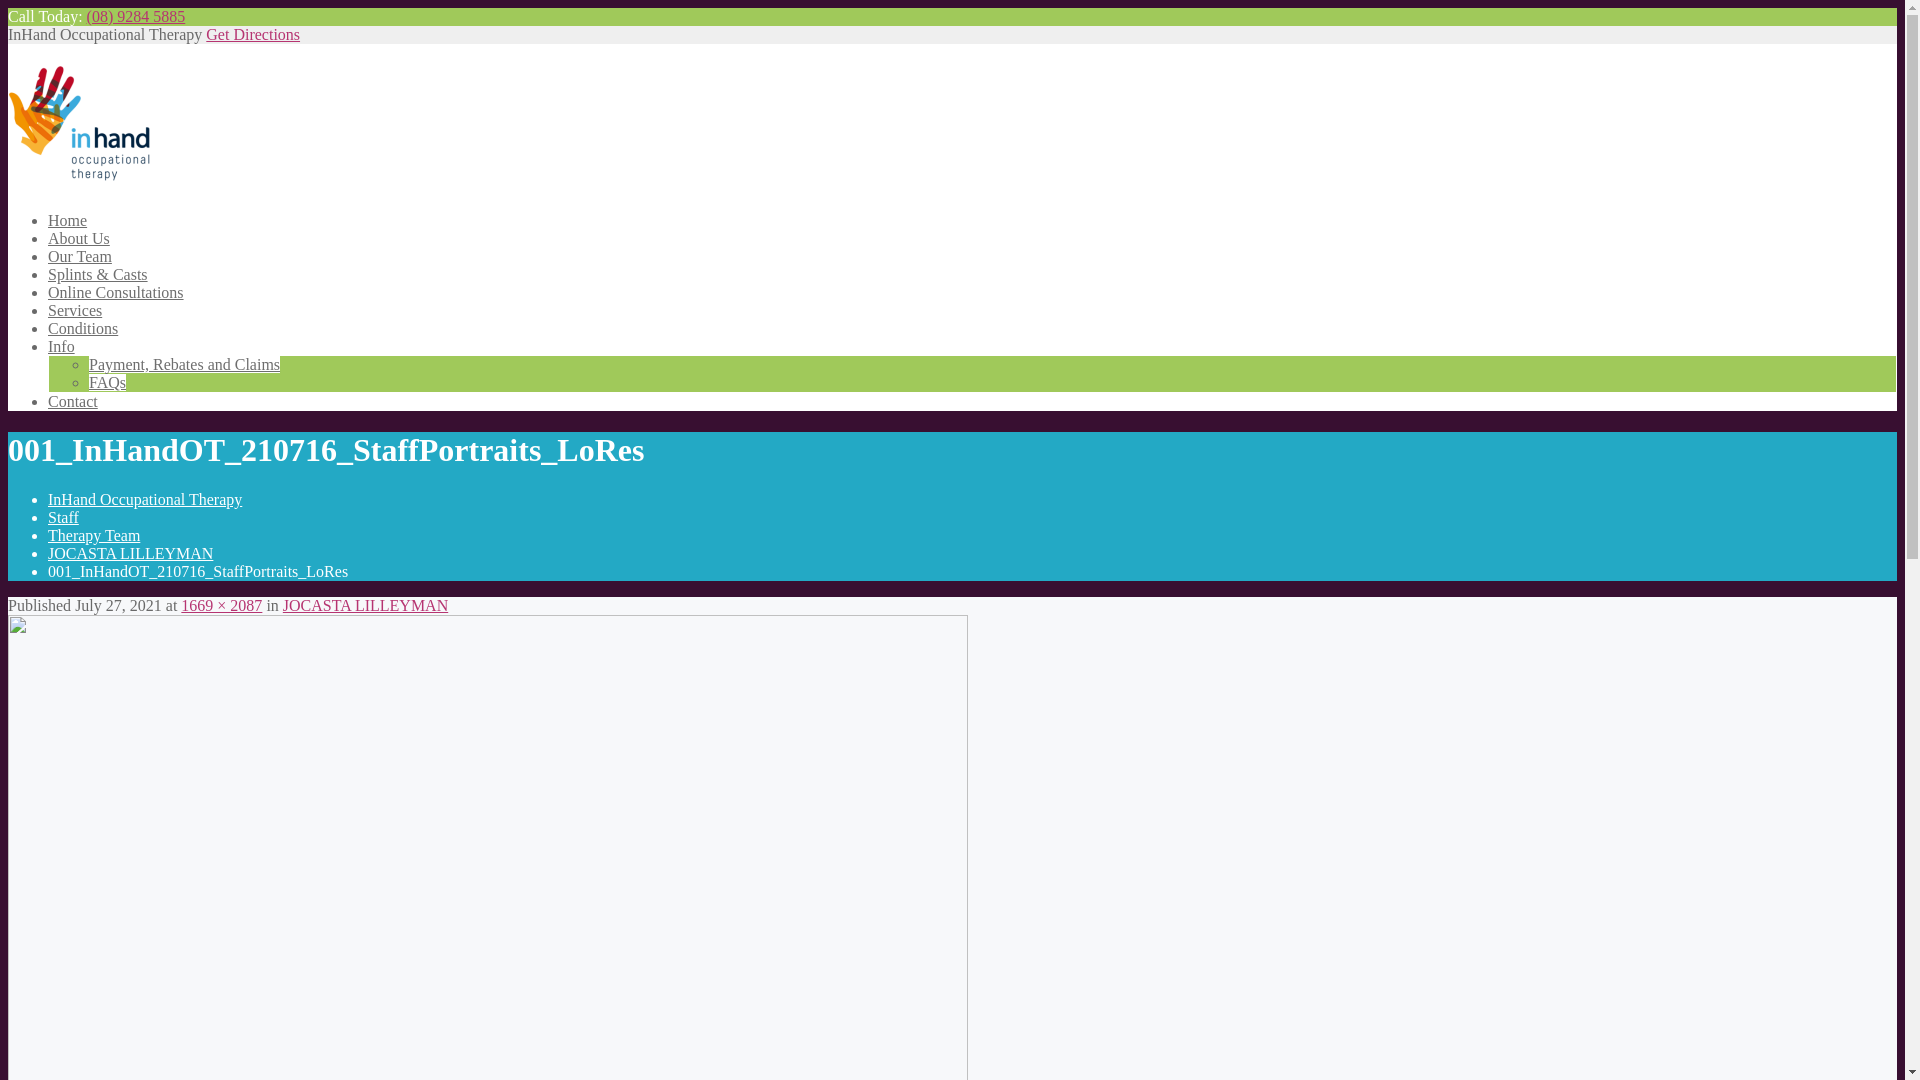  I want to click on 'Get Directions', so click(252, 34).